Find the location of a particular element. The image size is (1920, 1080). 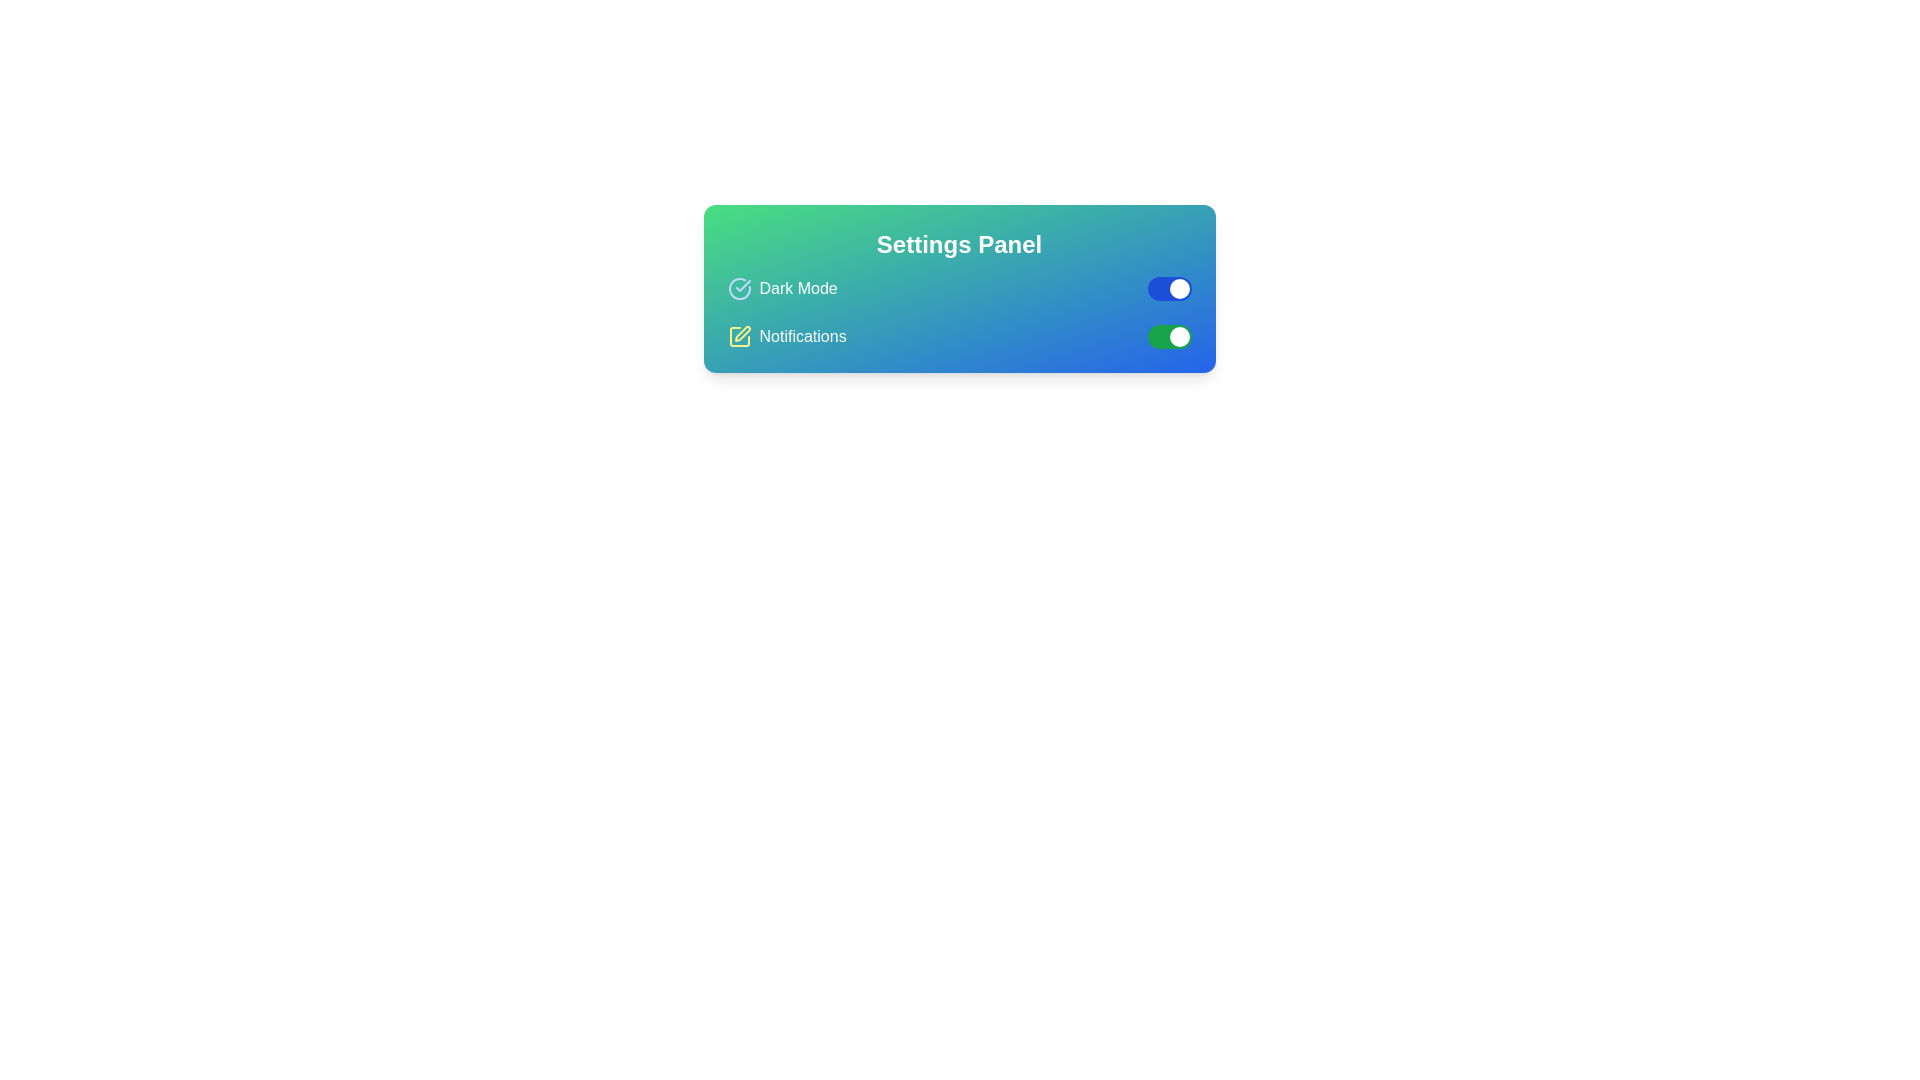

the 'Notifications' toggle label with an icon, located below the 'Dark Mode' toggle option in the settings panel is located at coordinates (786, 335).